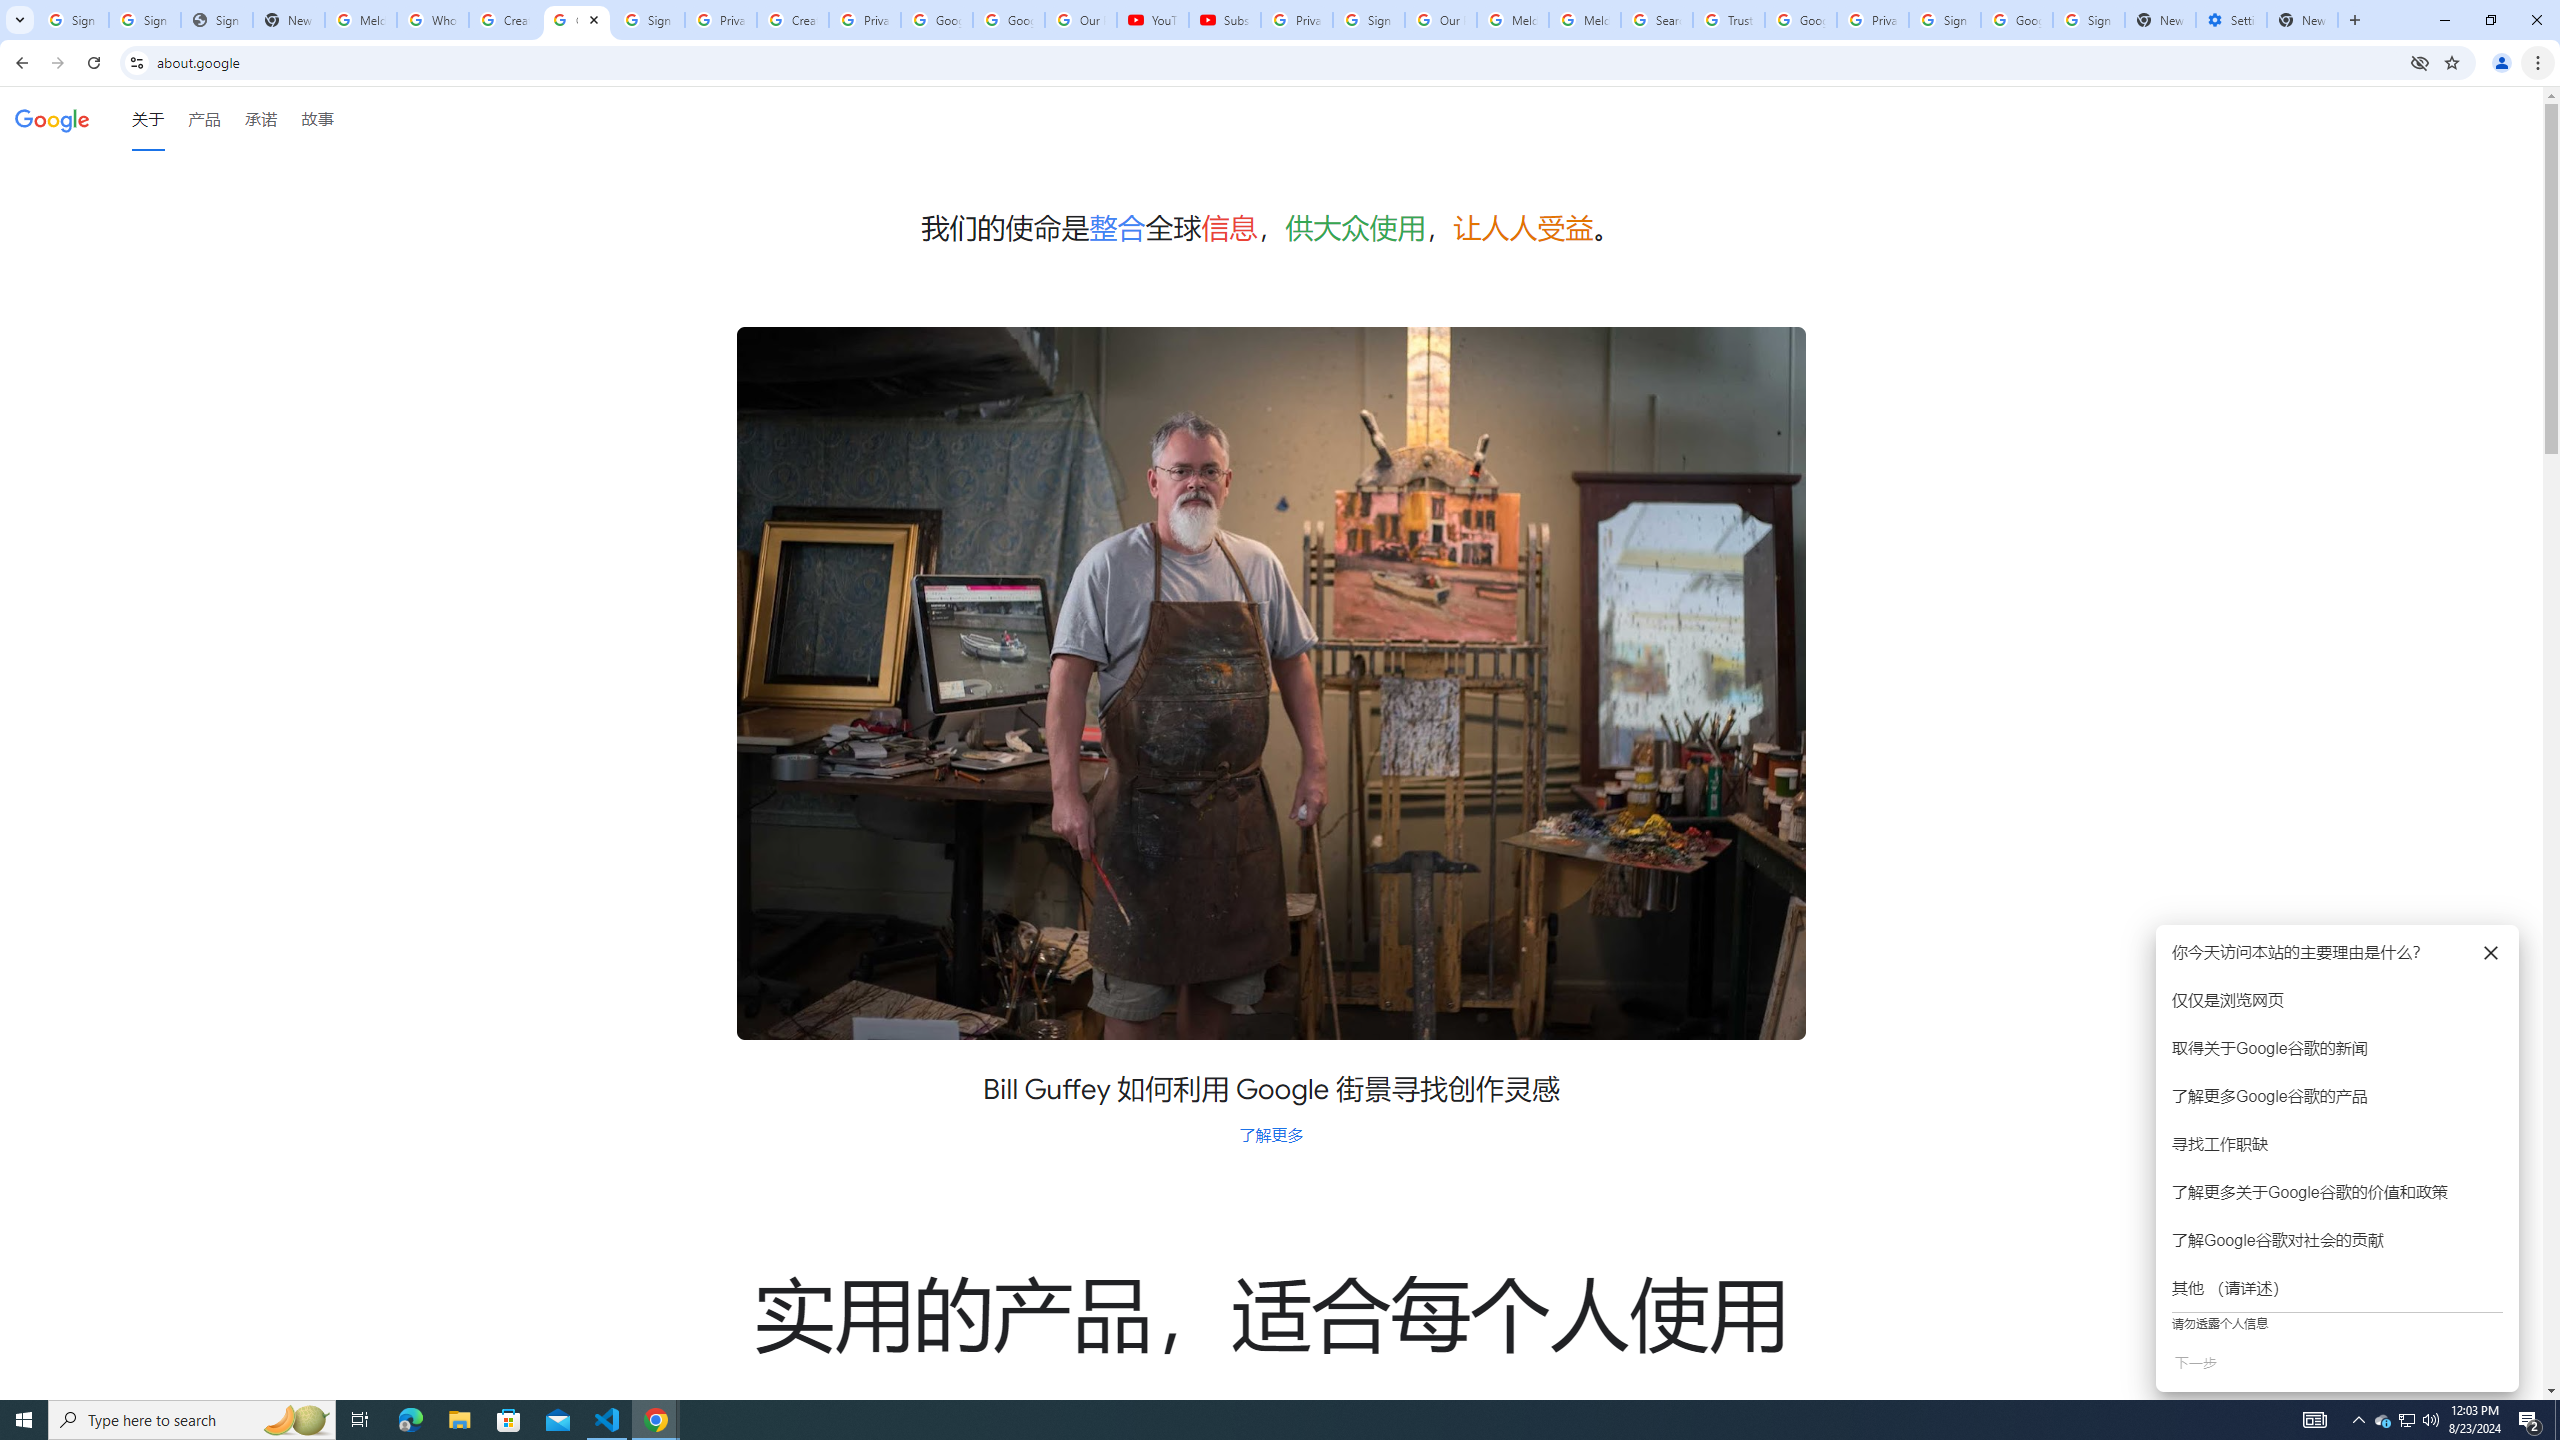 The image size is (2560, 1440). Describe the element at coordinates (1728, 19) in the screenshot. I see `'Trusted Information and Content - Google Safety Center'` at that location.